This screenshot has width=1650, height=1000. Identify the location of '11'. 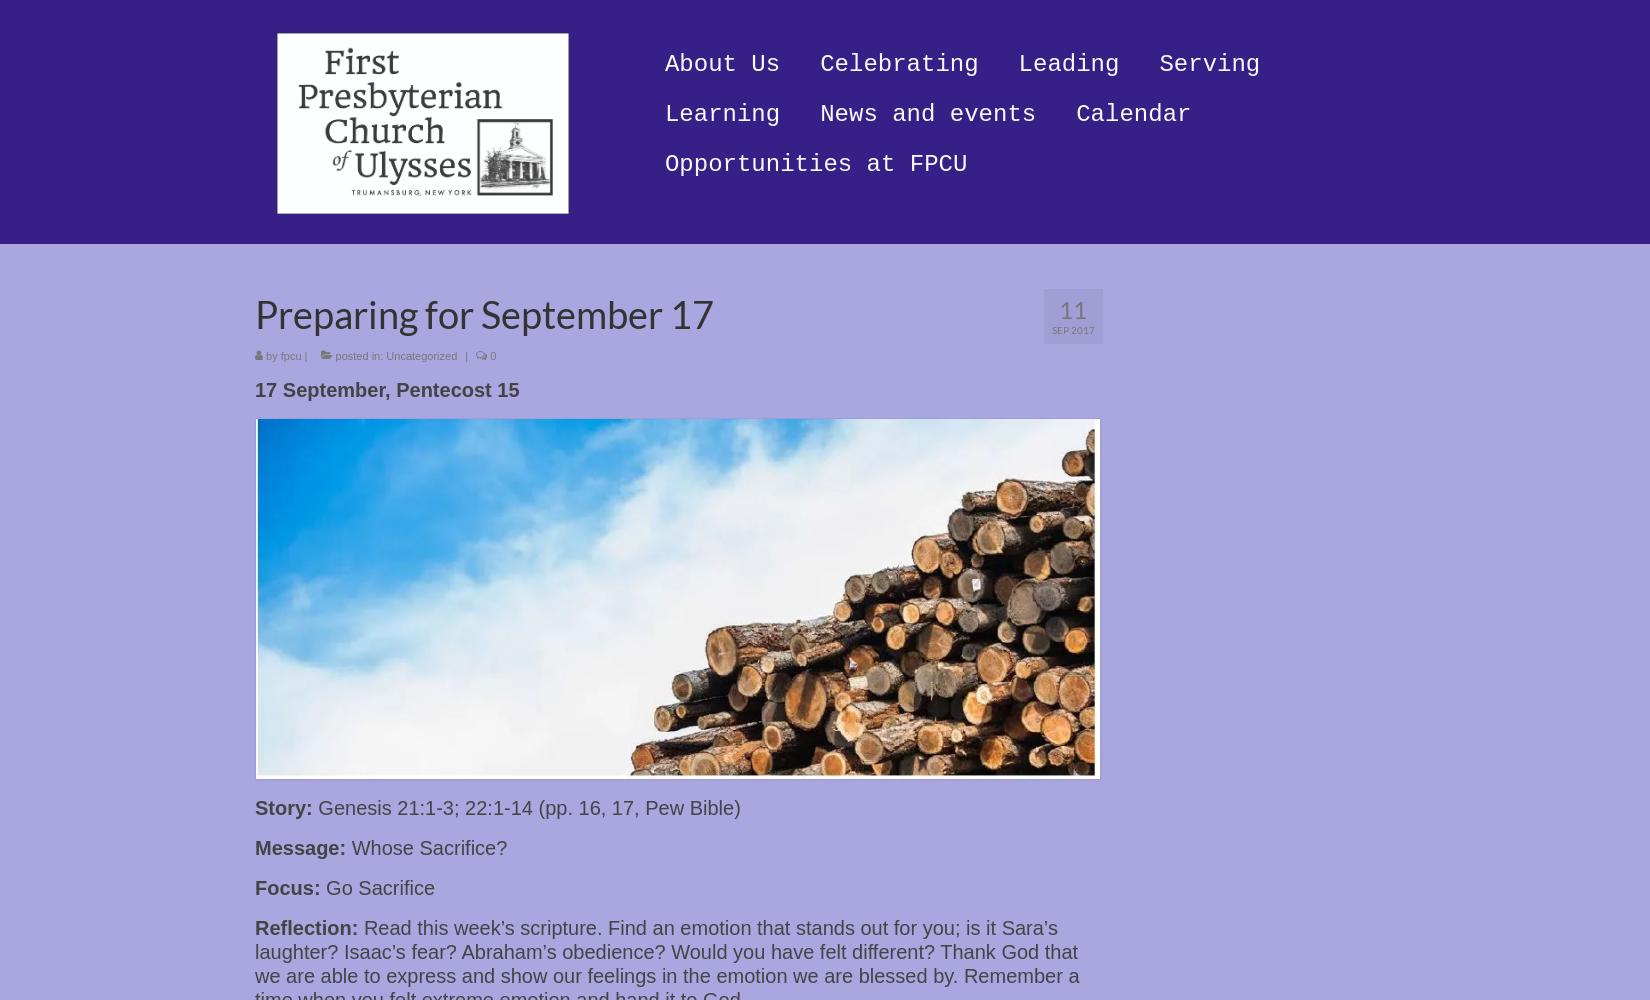
(1072, 308).